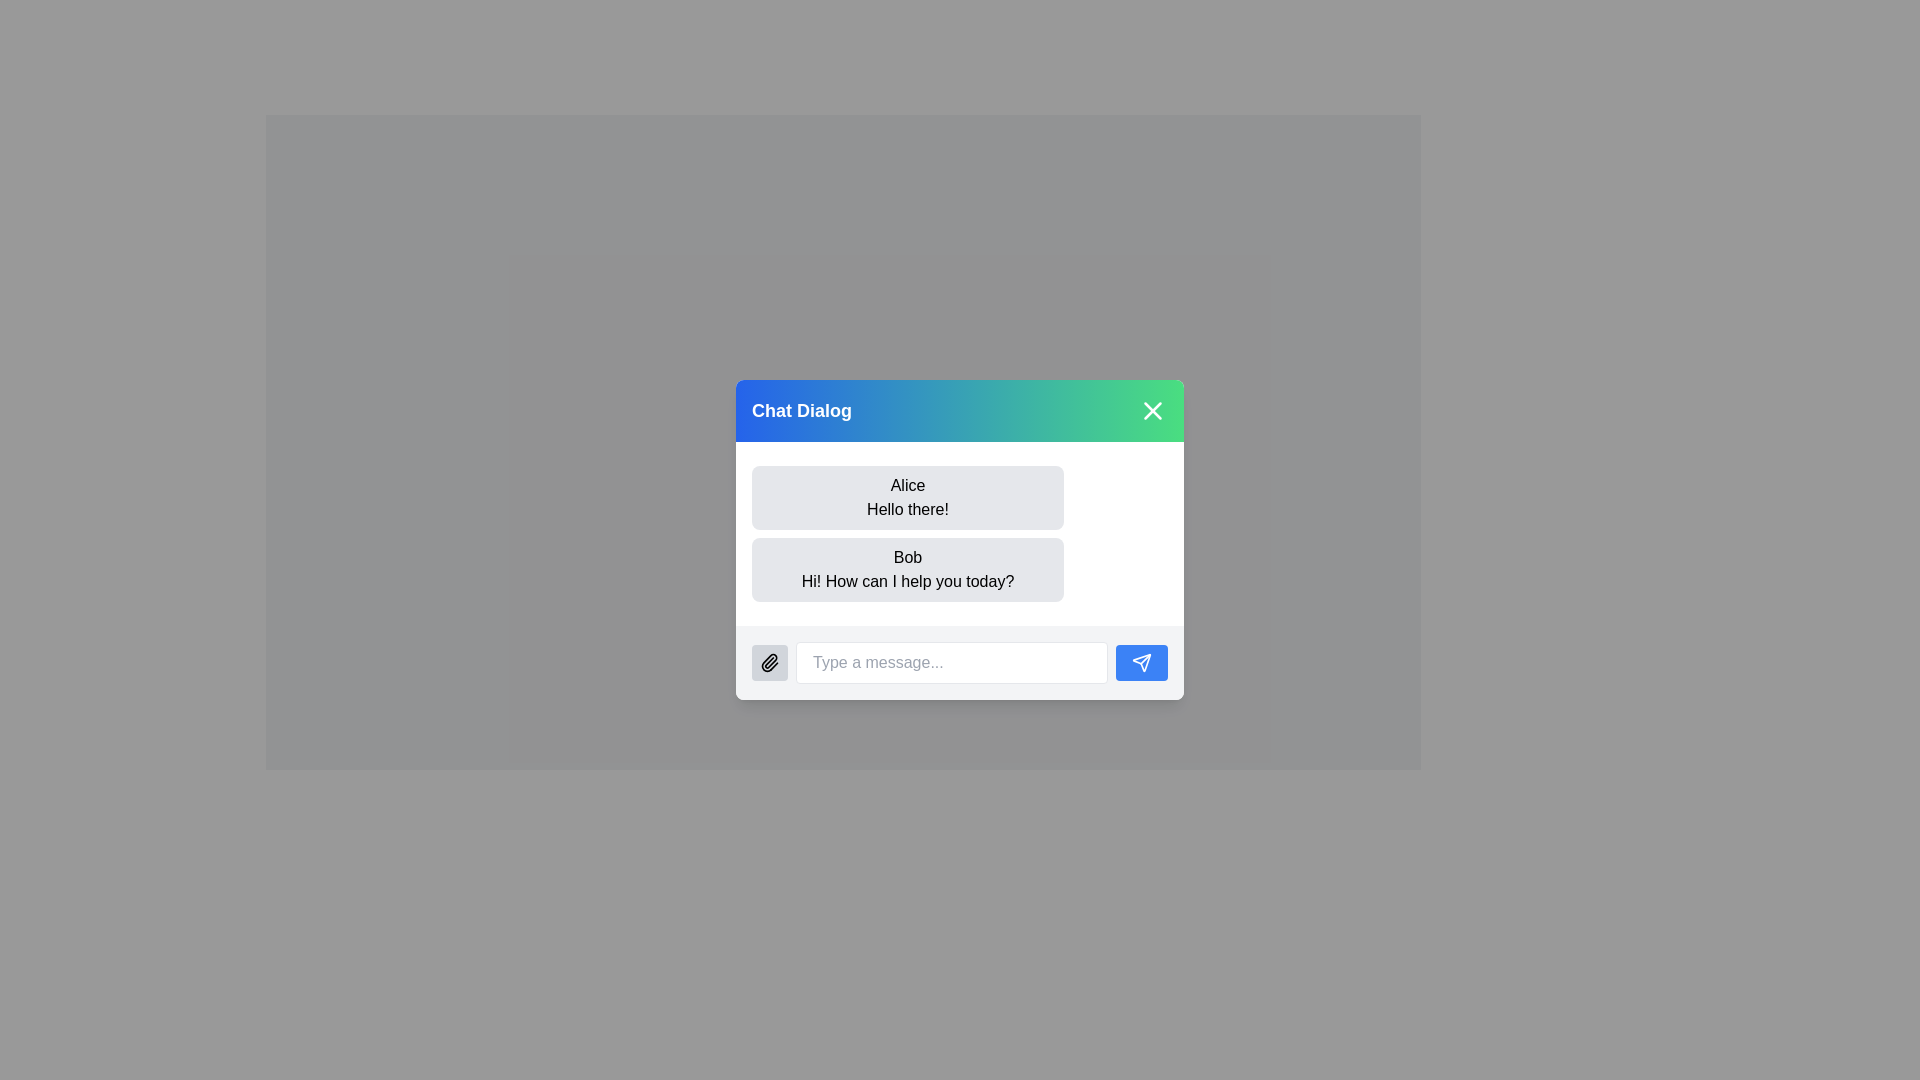 The image size is (1920, 1080). Describe the element at coordinates (768, 663) in the screenshot. I see `the file attachment button located in the bottom left corner of the chat dialog interface` at that location.